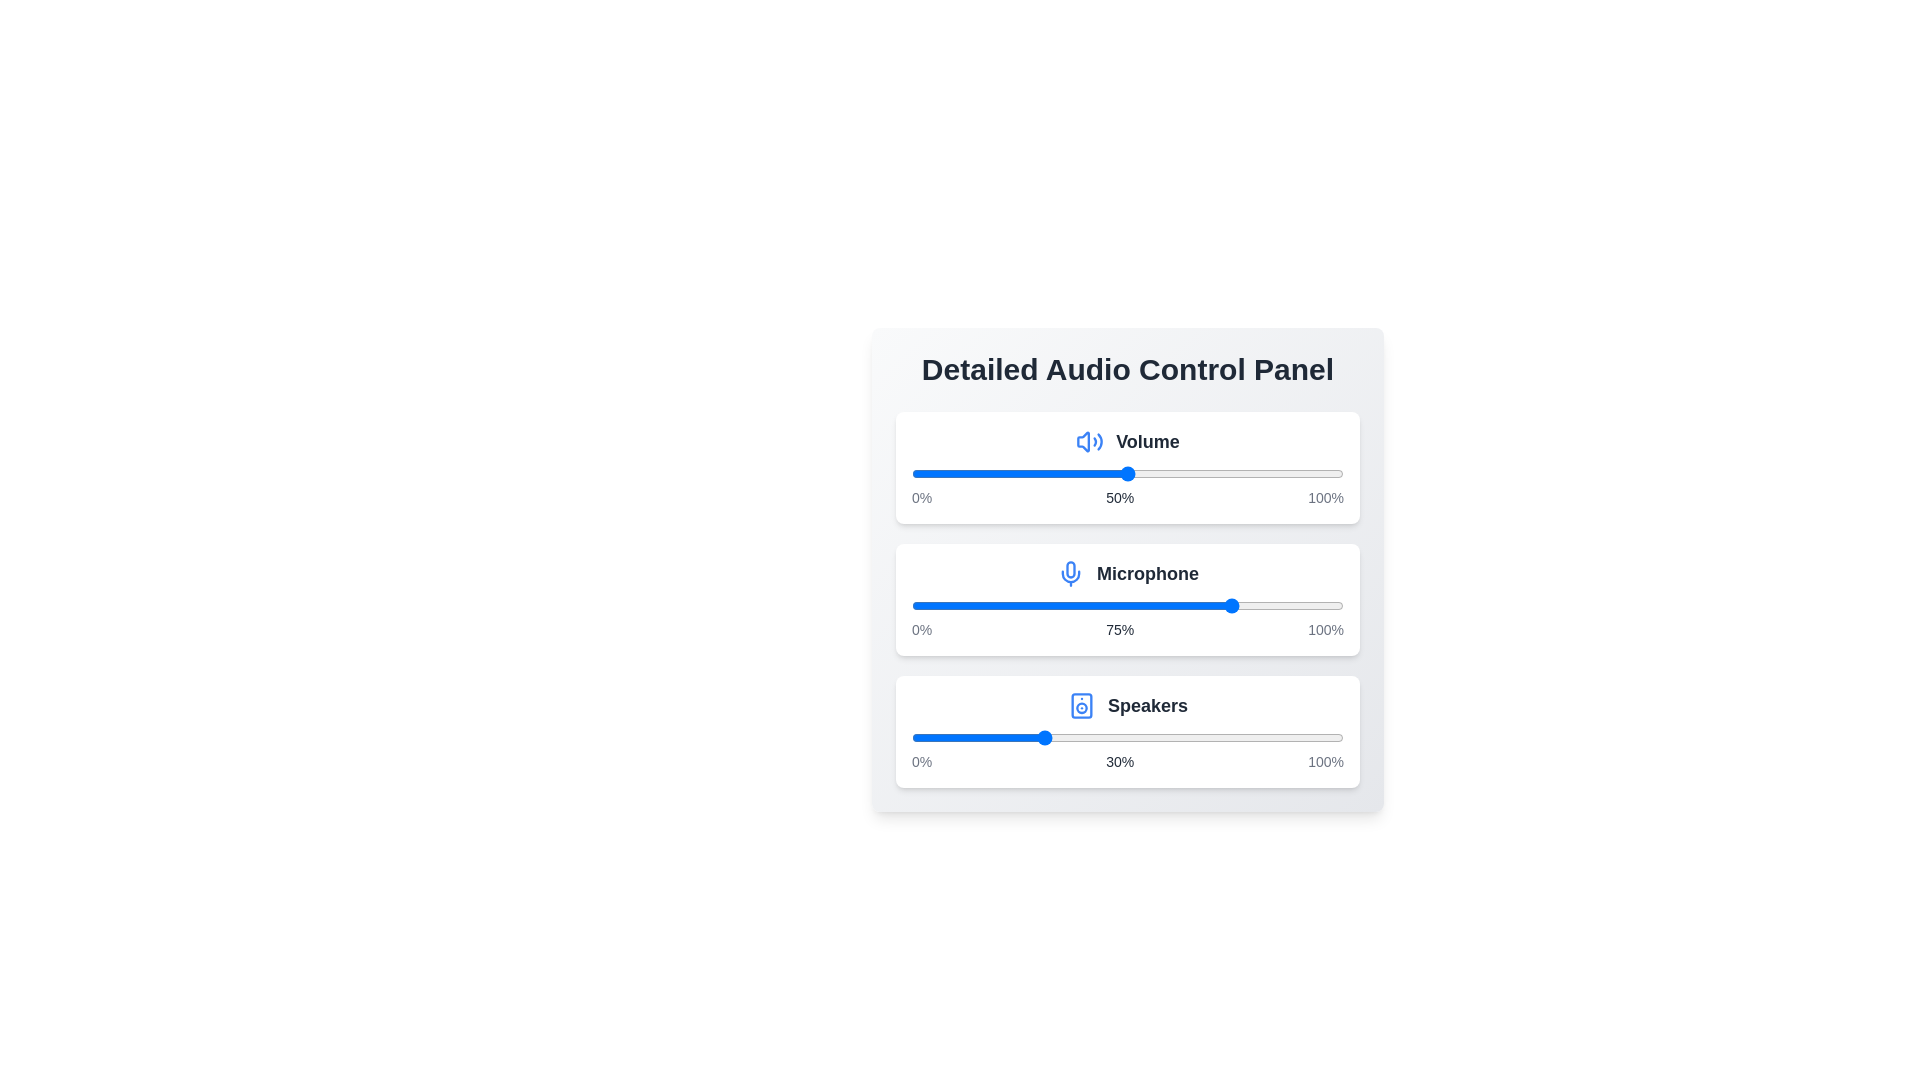 The width and height of the screenshot is (1920, 1080). I want to click on the icon for Volume to inspect it, so click(1089, 441).